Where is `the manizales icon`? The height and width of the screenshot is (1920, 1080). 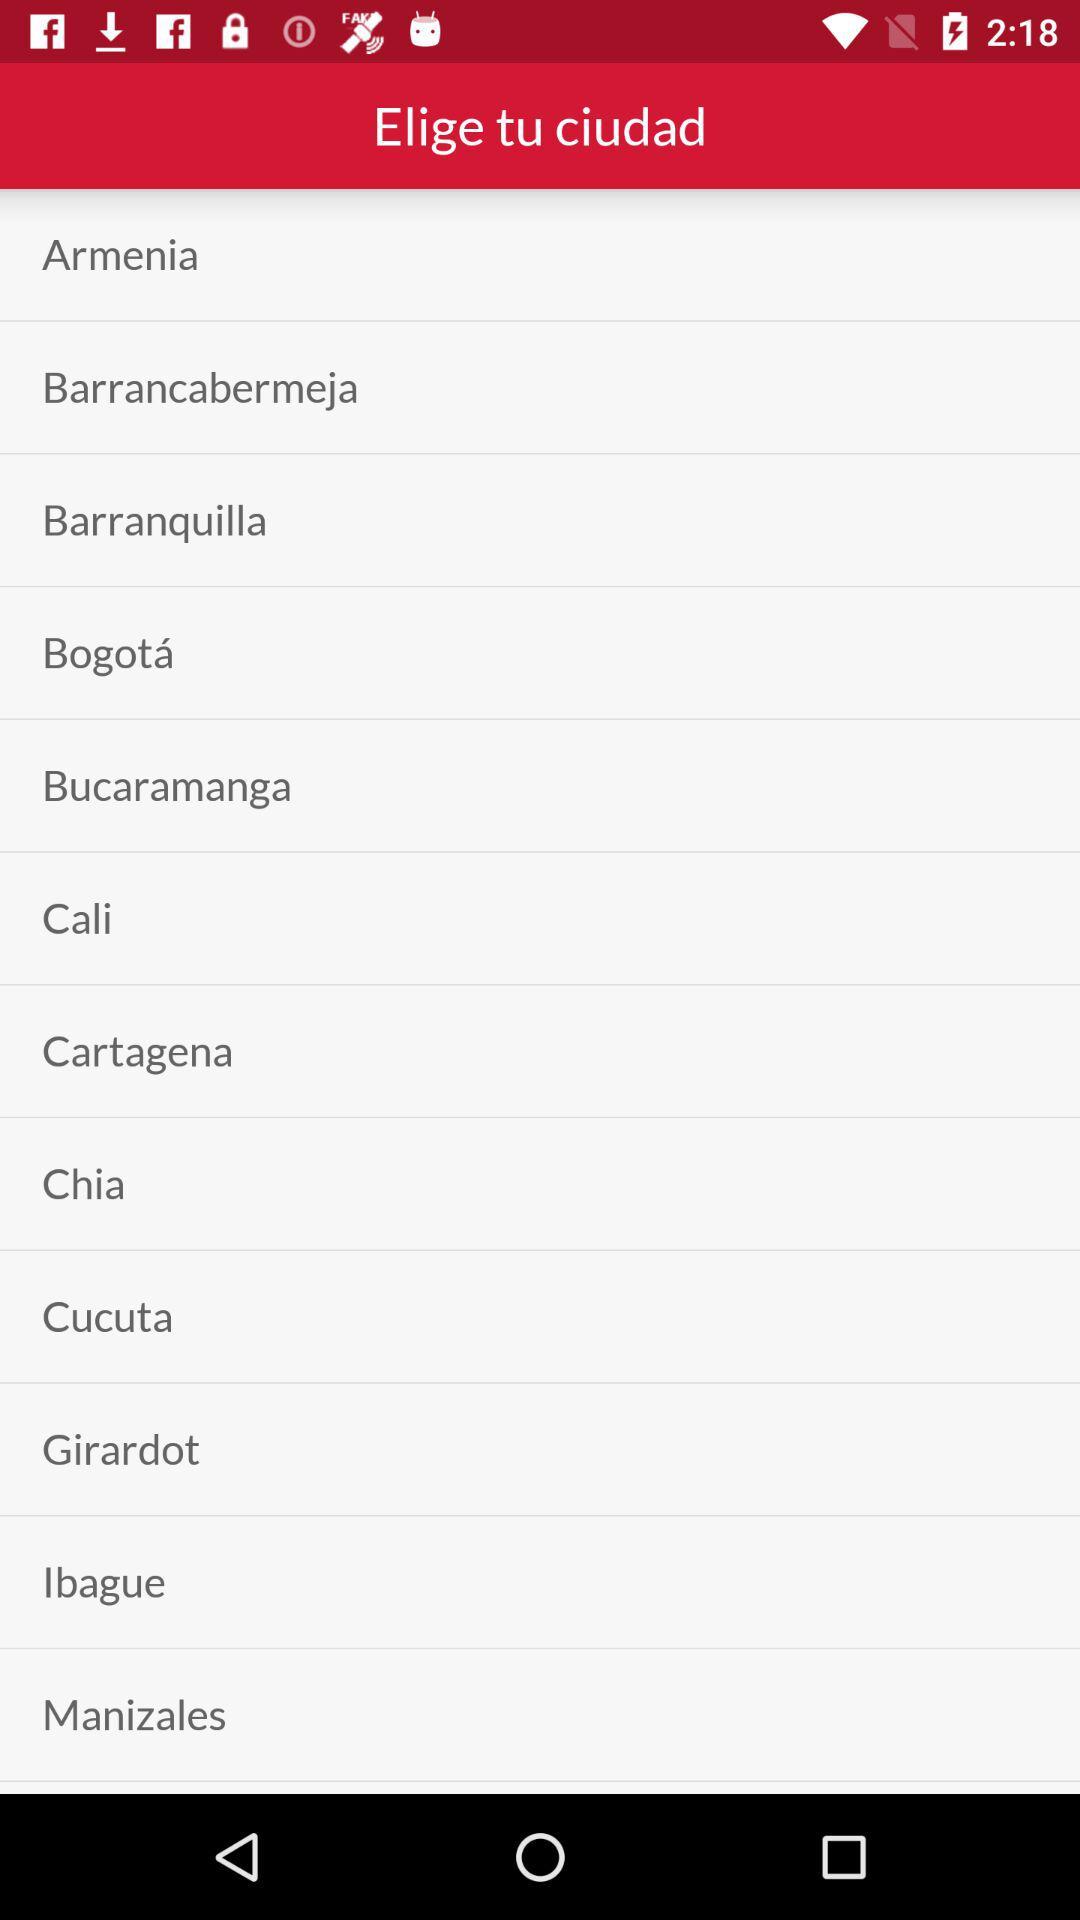
the manizales icon is located at coordinates (134, 1713).